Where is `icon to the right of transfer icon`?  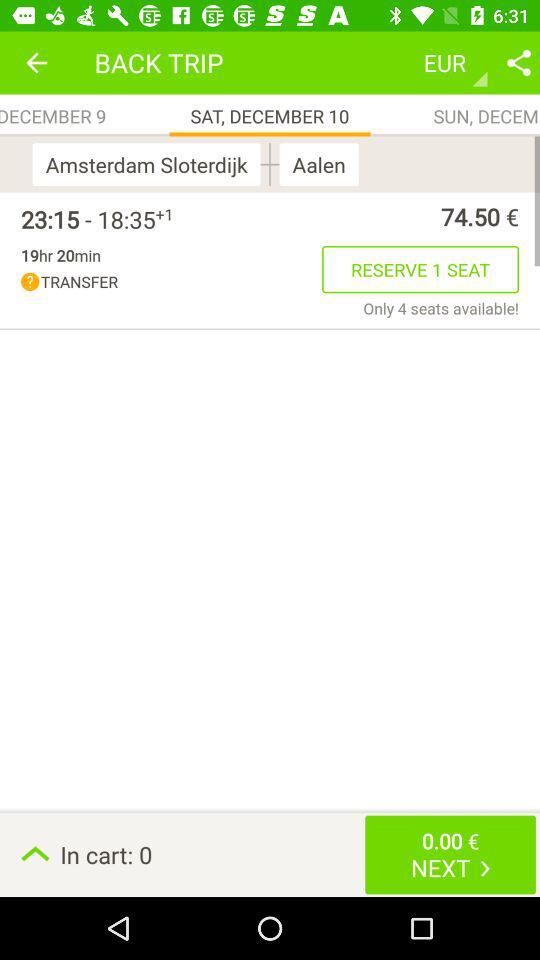 icon to the right of transfer icon is located at coordinates (419, 268).